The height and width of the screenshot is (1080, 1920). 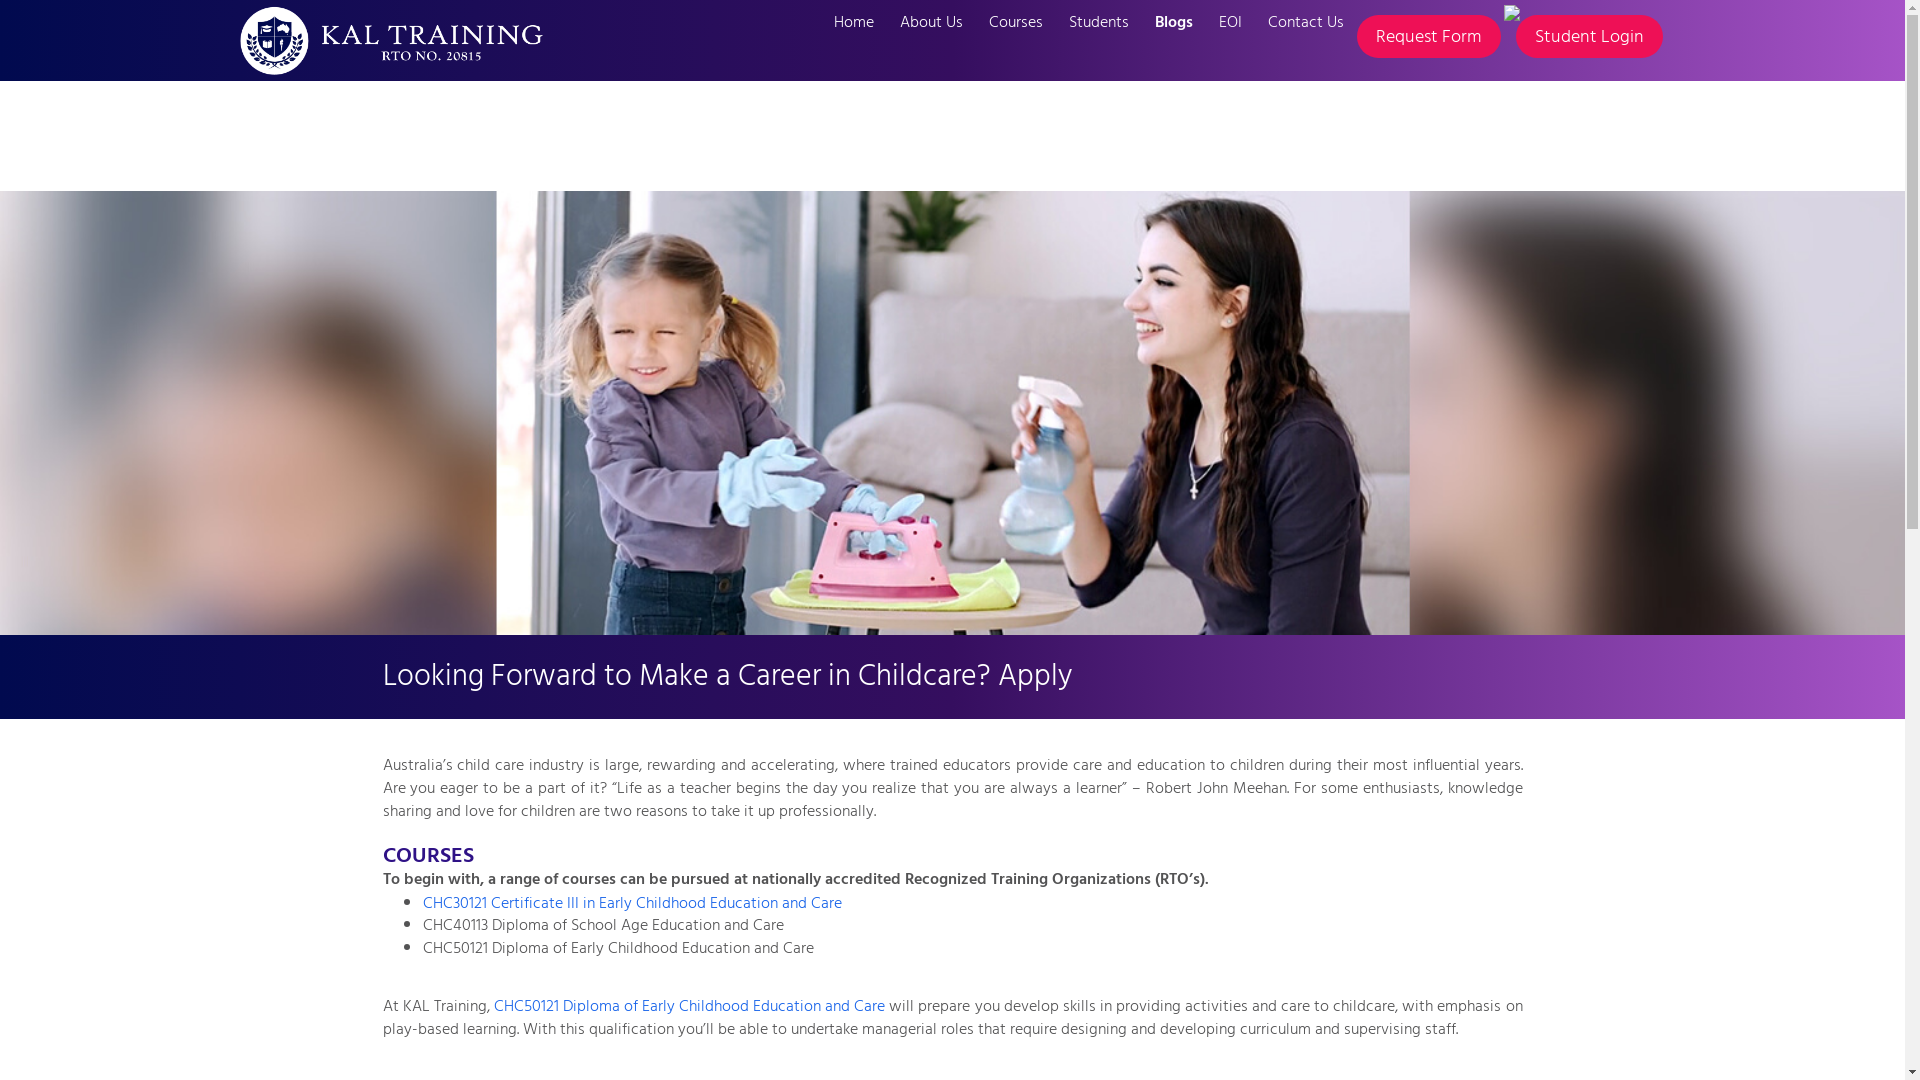 I want to click on 'Contact Us', so click(x=1252, y=22).